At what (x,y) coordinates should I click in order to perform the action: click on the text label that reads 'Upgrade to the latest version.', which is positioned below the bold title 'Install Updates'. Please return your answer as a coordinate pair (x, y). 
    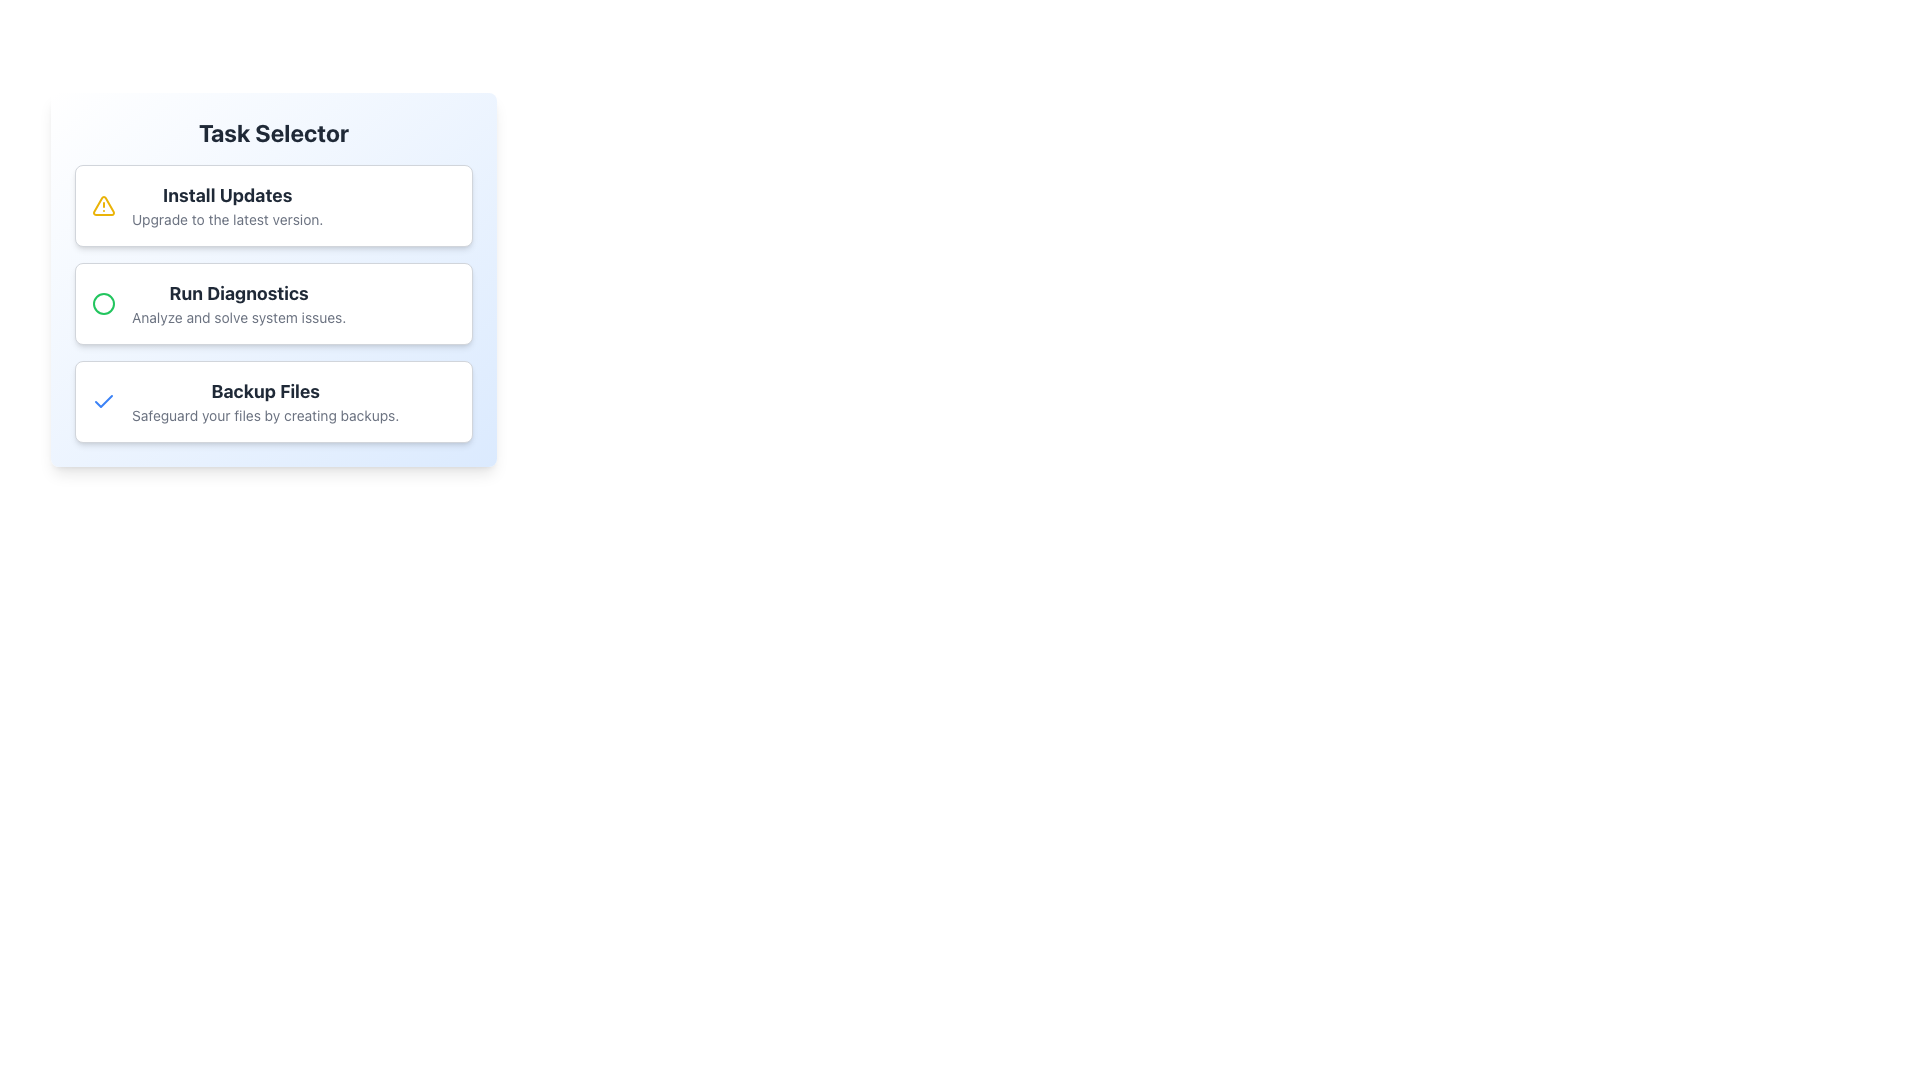
    Looking at the image, I should click on (227, 219).